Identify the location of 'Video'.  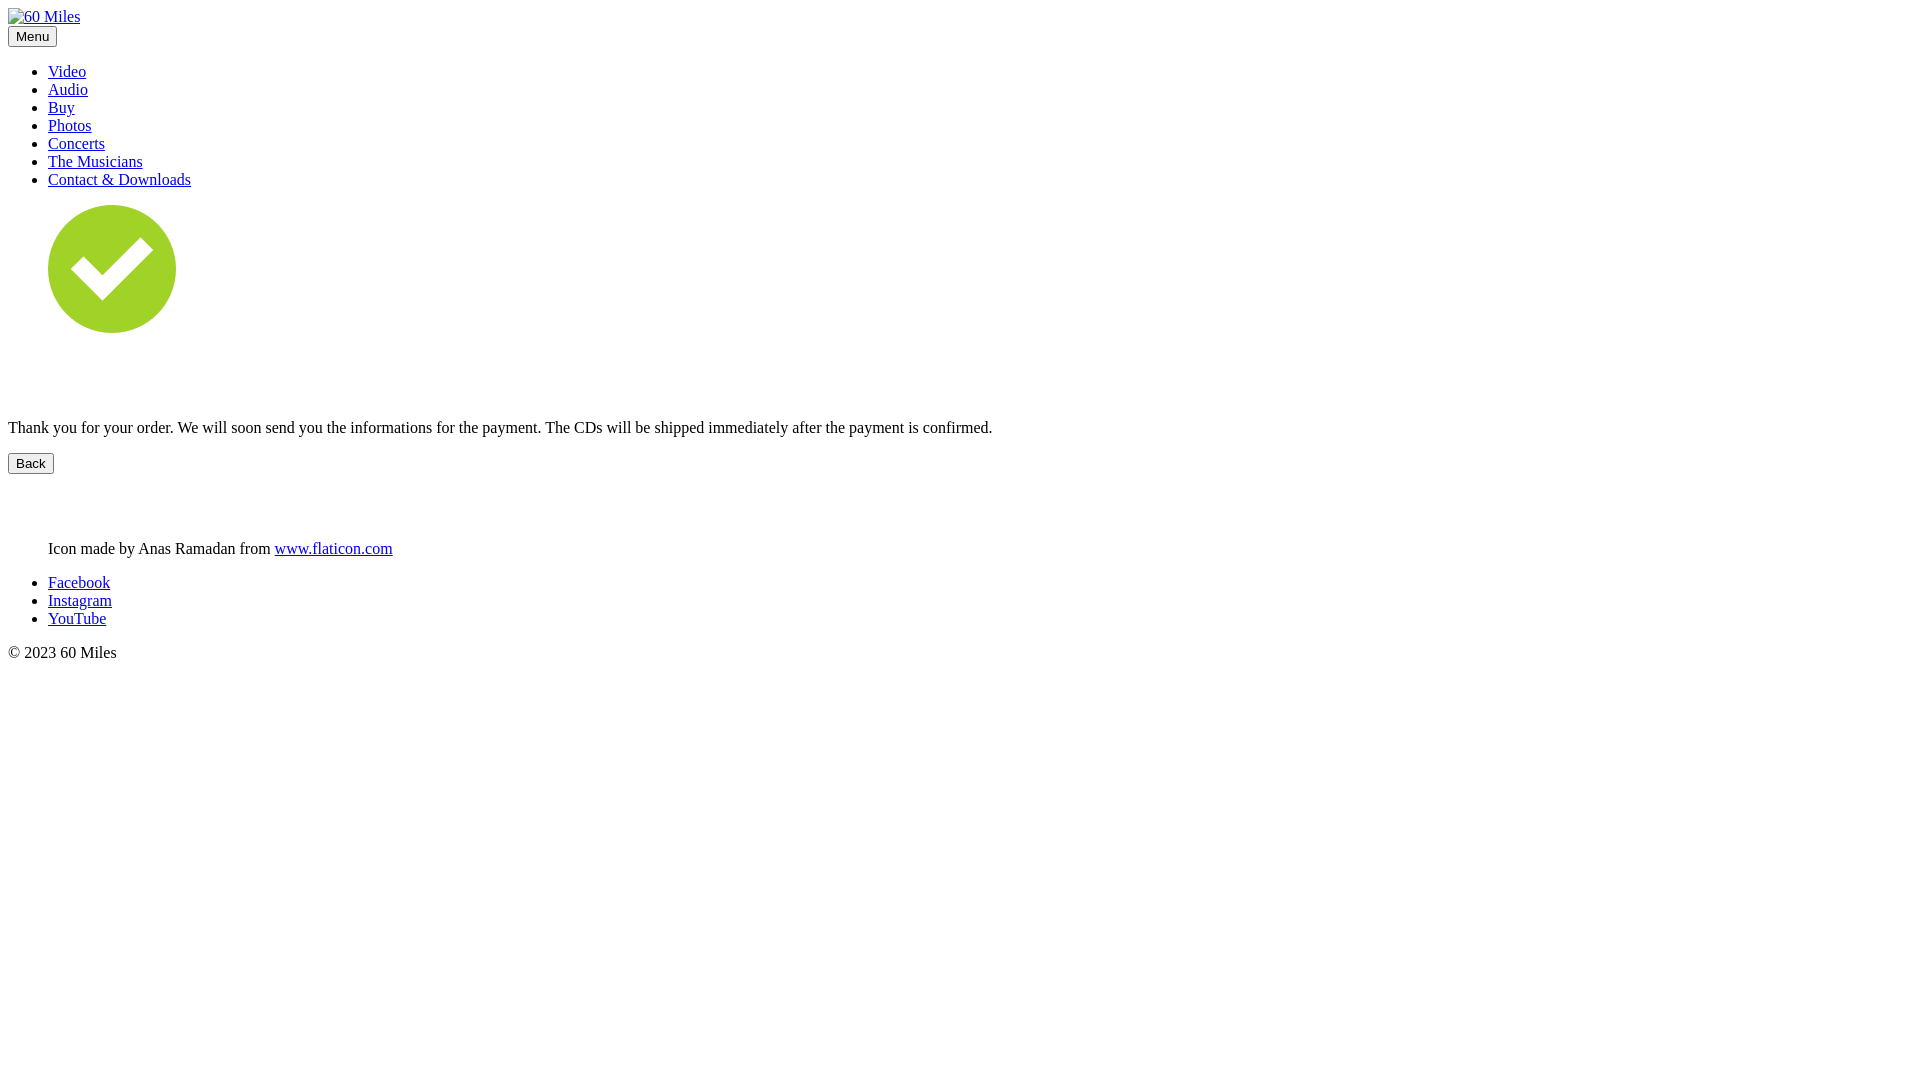
(67, 70).